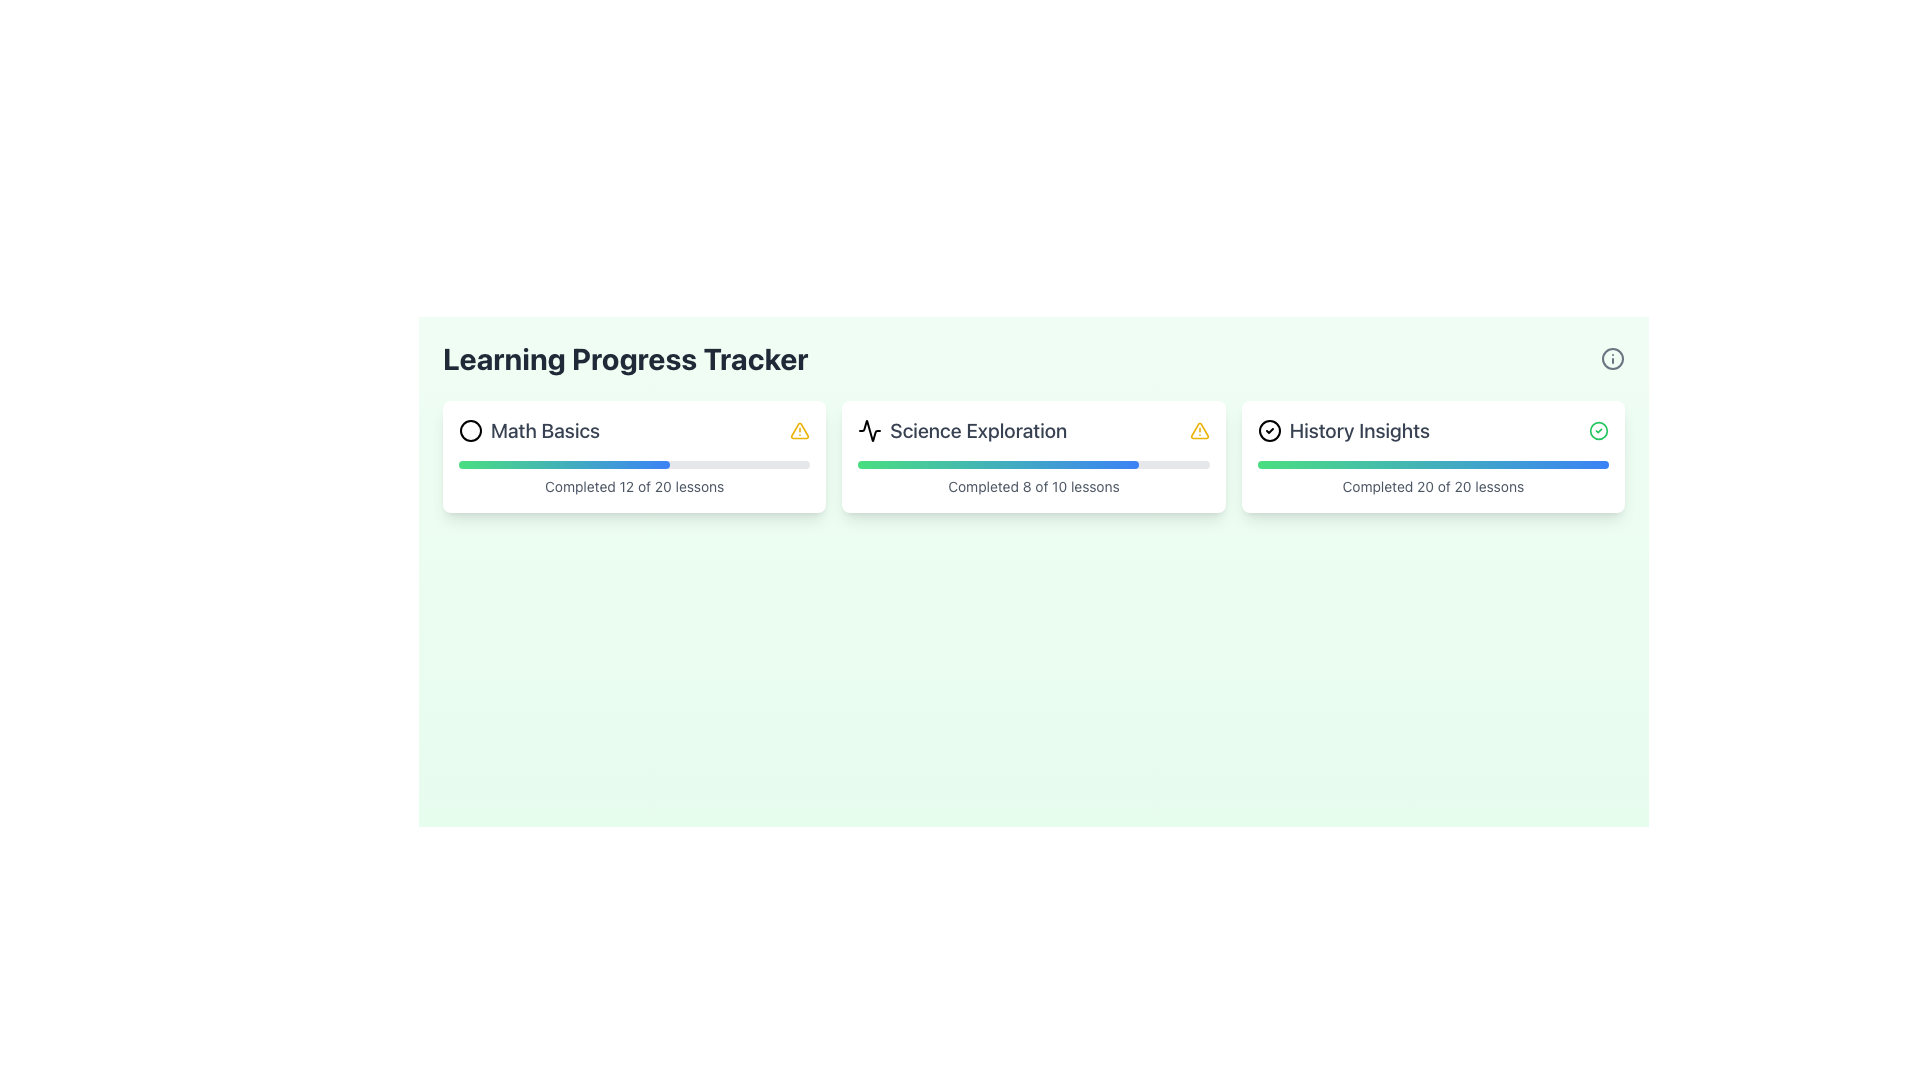 The image size is (1920, 1080). I want to click on the small yellow triangle icon with a black outline and a white exclamation mark inside, located at the top-right corner of the 'Science Exploration' card, near the card's title, so click(1199, 430).